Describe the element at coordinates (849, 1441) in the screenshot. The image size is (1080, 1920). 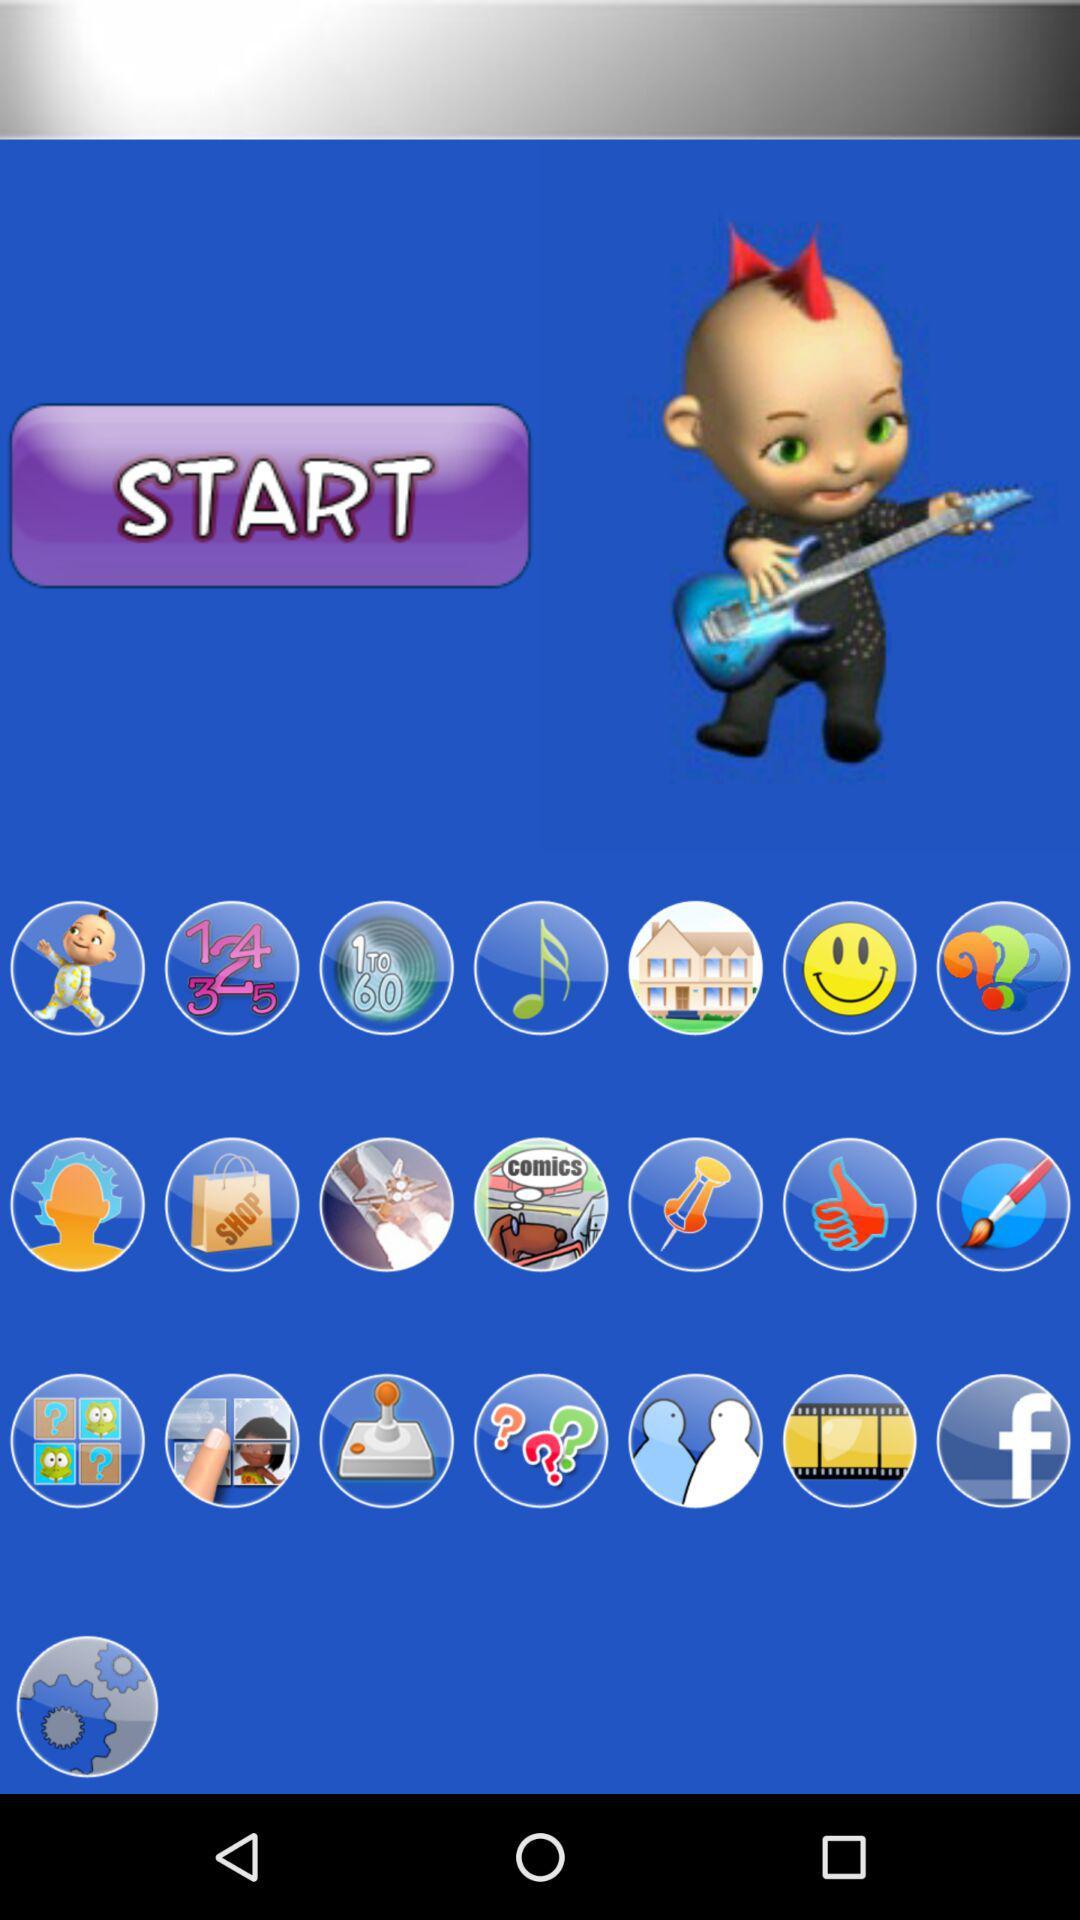
I see `choose video mode` at that location.